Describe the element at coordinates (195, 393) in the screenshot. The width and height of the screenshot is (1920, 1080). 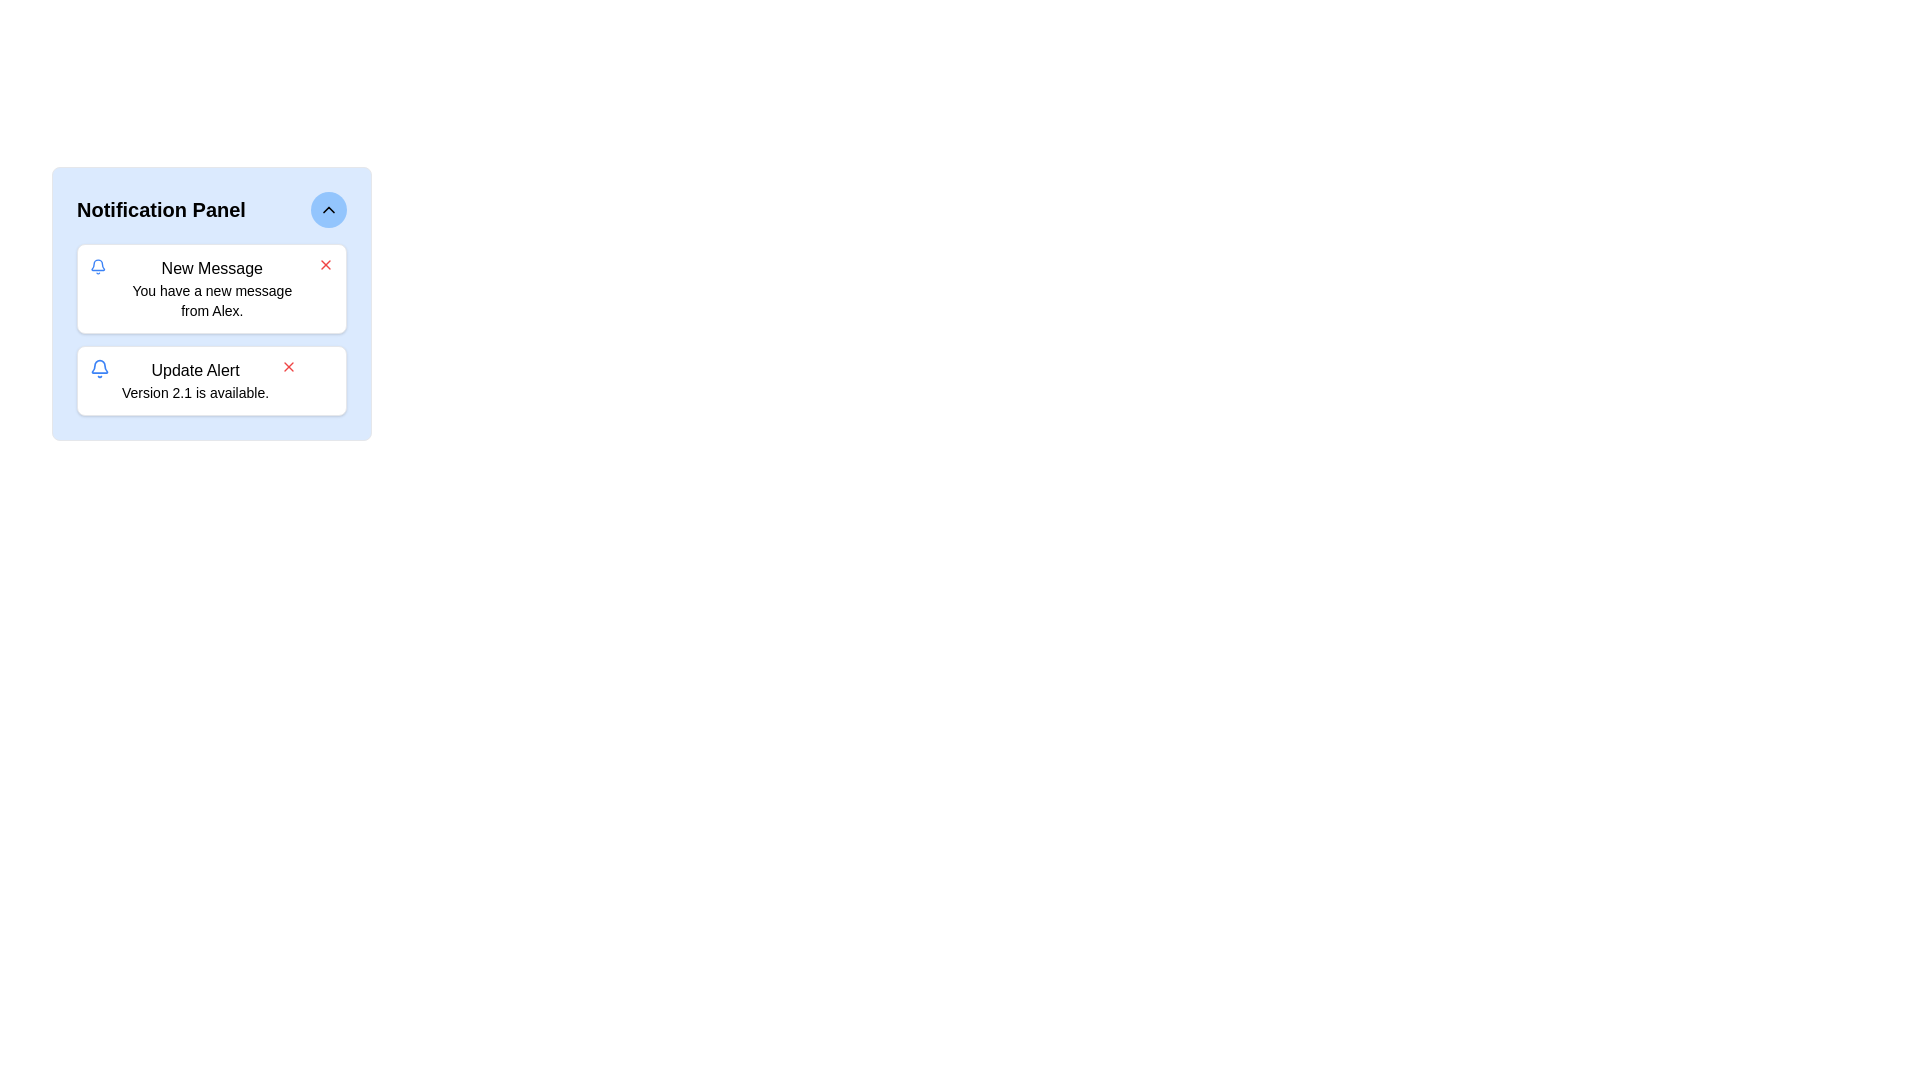
I see `the text label displaying 'Version 2.1 is available.' located within the 'Update Alert' notification entry` at that location.